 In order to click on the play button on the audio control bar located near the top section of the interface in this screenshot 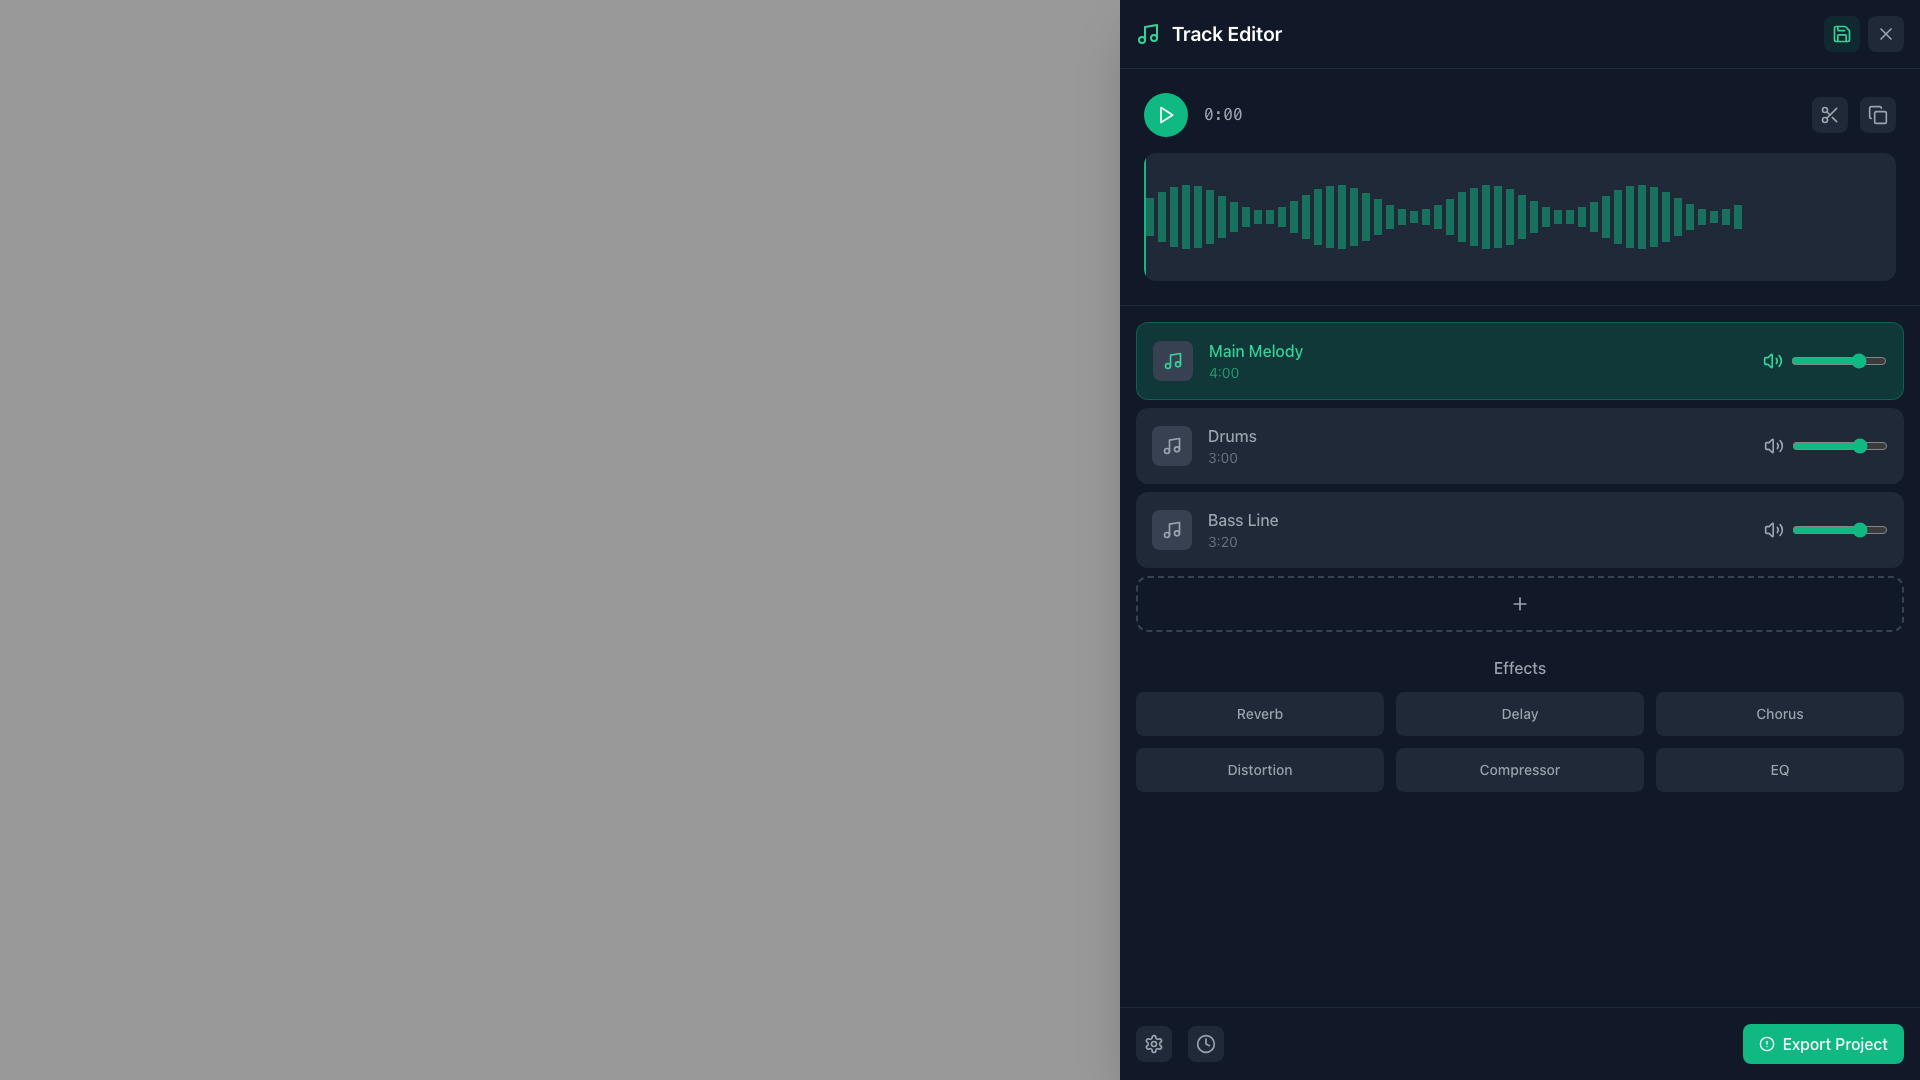, I will do `click(1520, 115)`.